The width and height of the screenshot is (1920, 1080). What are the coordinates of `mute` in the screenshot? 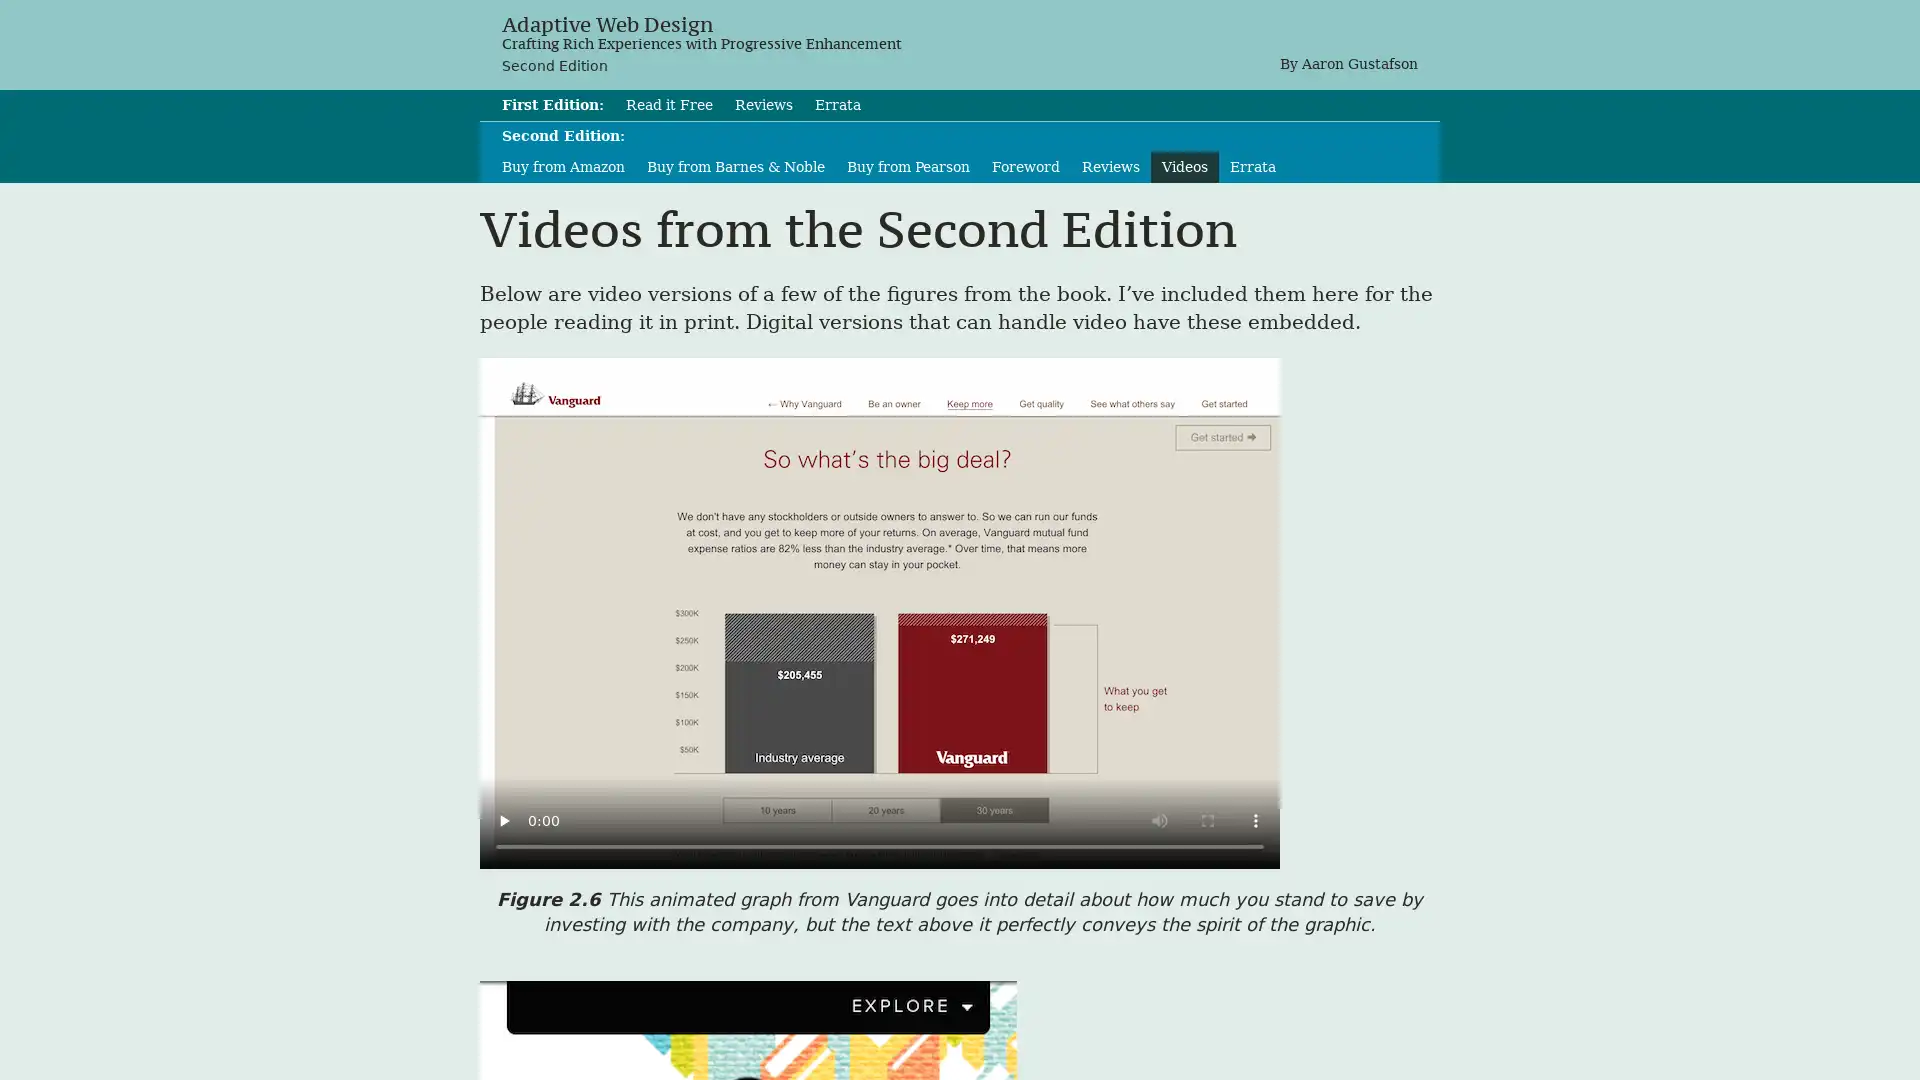 It's located at (1160, 820).